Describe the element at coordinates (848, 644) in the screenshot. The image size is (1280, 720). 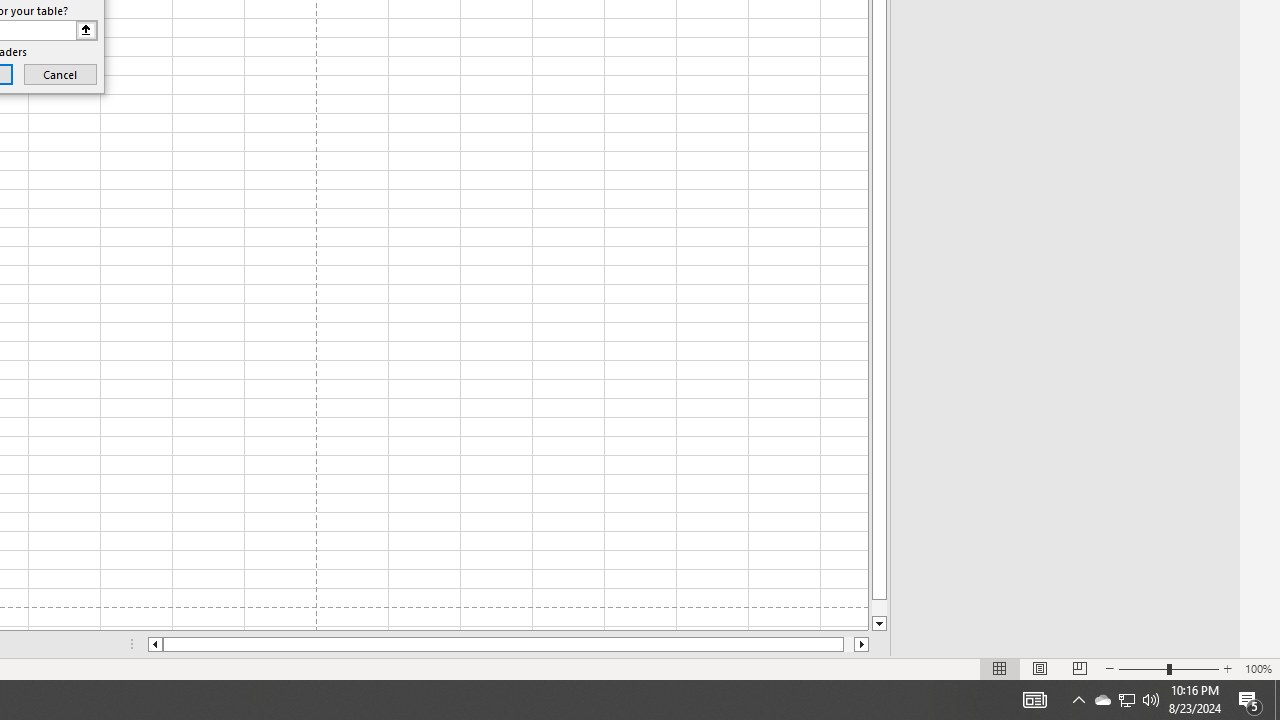
I see `'Page right'` at that location.